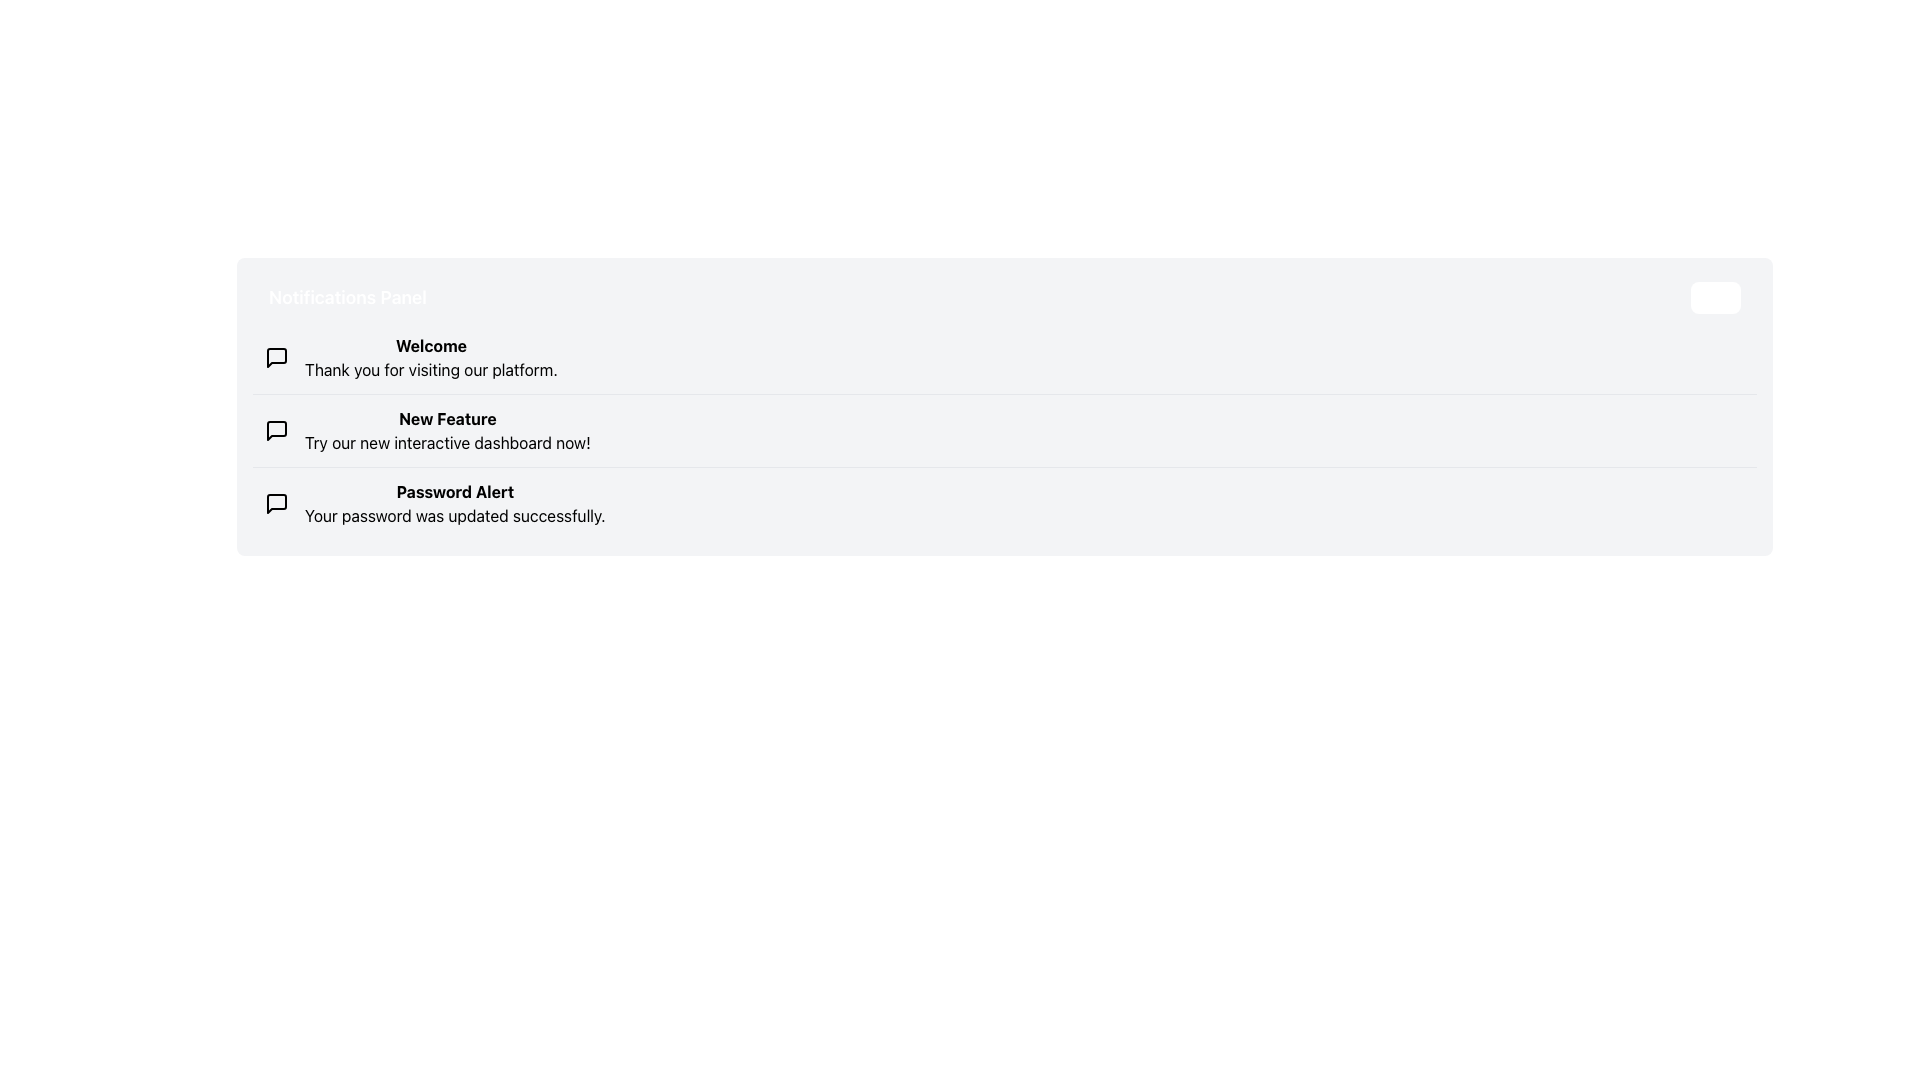  Describe the element at coordinates (446, 418) in the screenshot. I see `the Text element that serves as the bold title for the notification, located on the second row of the notification panel, just above the text 'Try our new interactive dashboard now!' and below the notification titled 'Welcome'` at that location.